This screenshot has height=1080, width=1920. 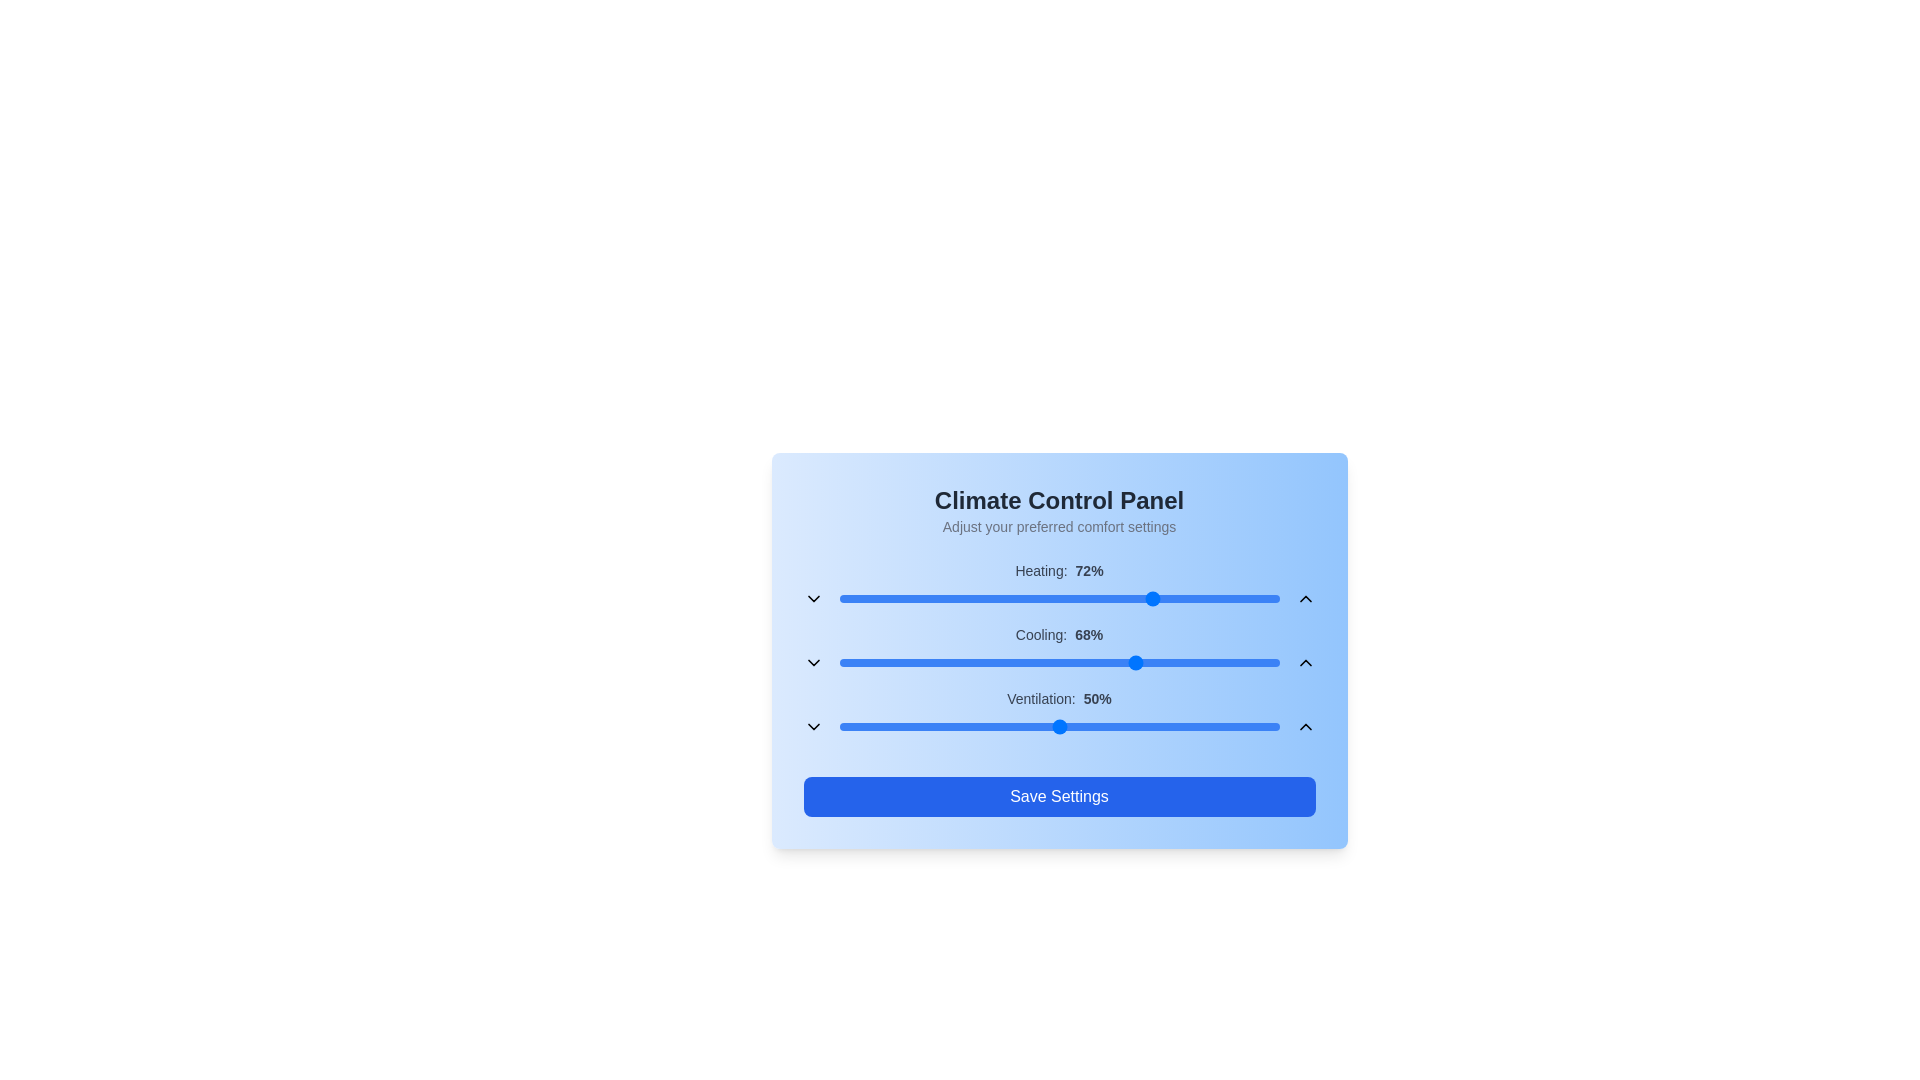 I want to click on the ventilation setting by clicking the up button, so click(x=1305, y=726).